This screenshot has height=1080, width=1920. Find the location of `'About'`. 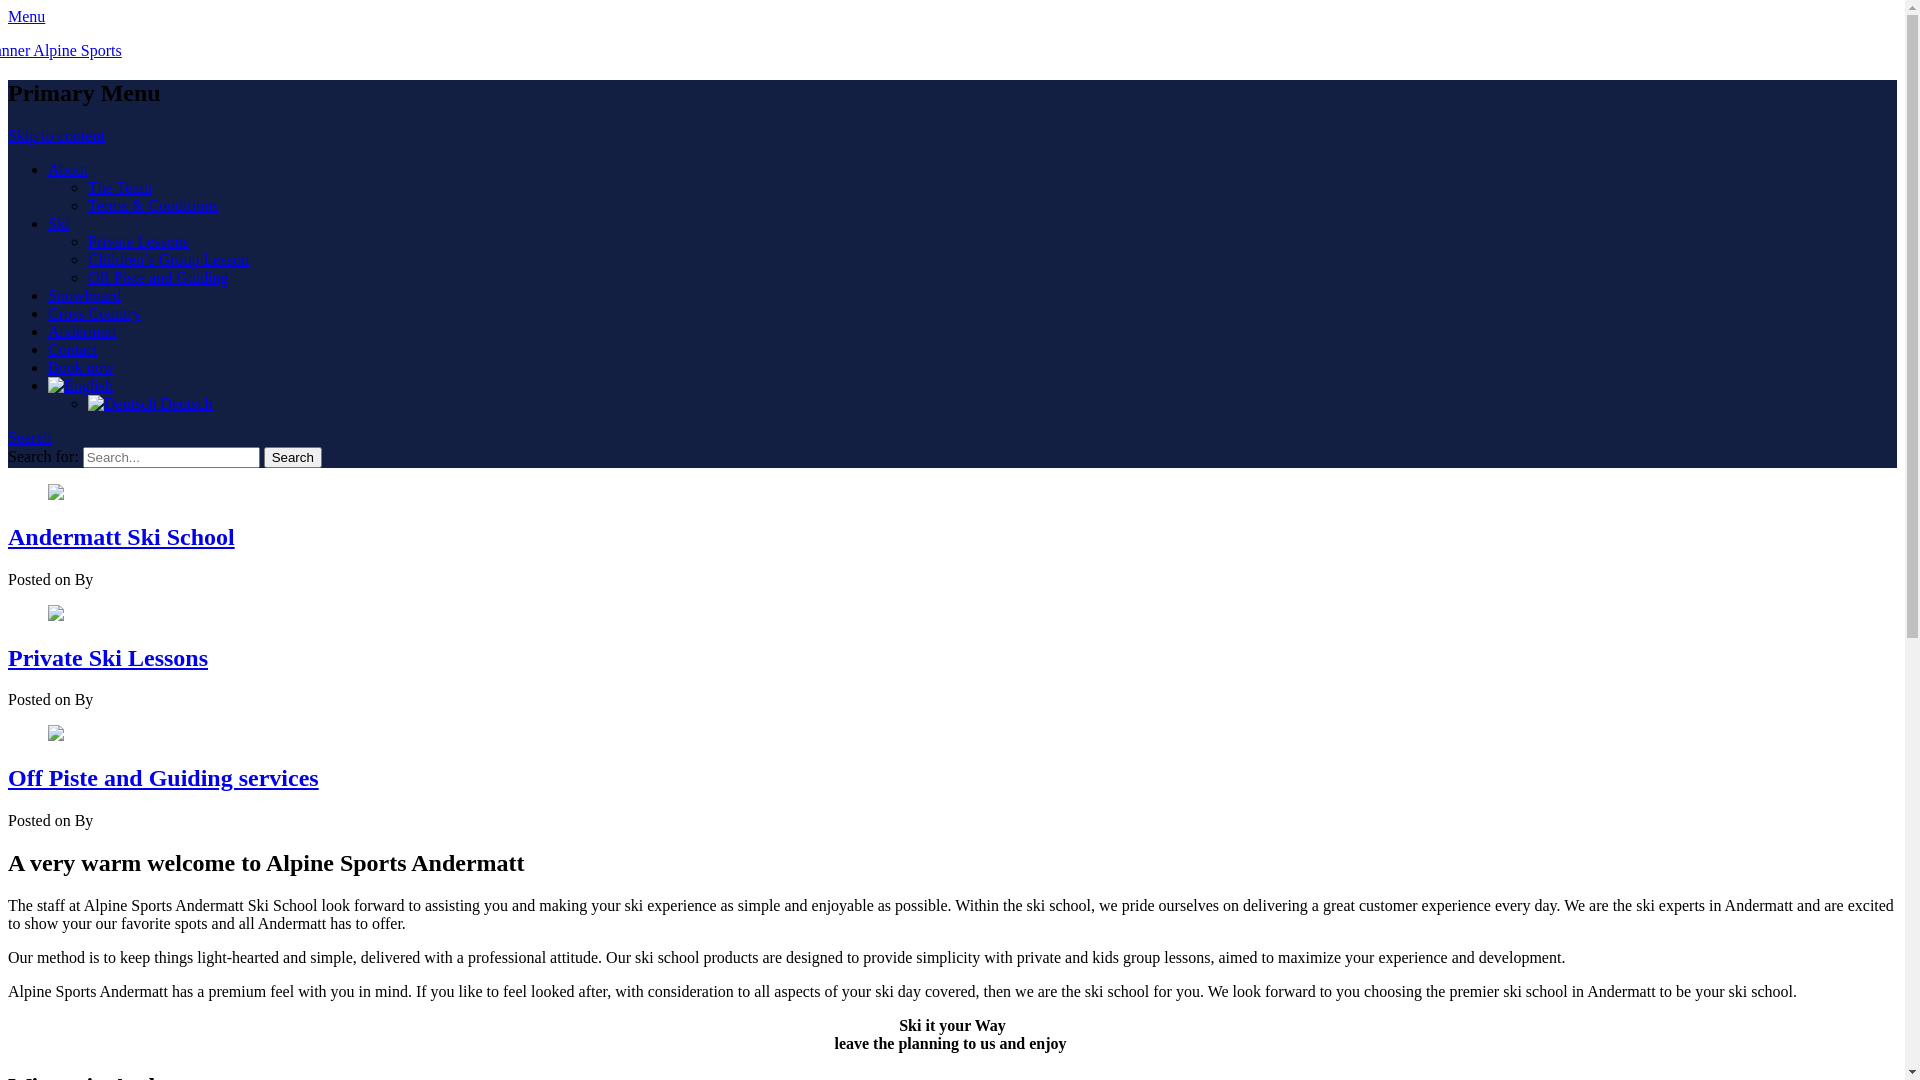

'About' is located at coordinates (67, 168).